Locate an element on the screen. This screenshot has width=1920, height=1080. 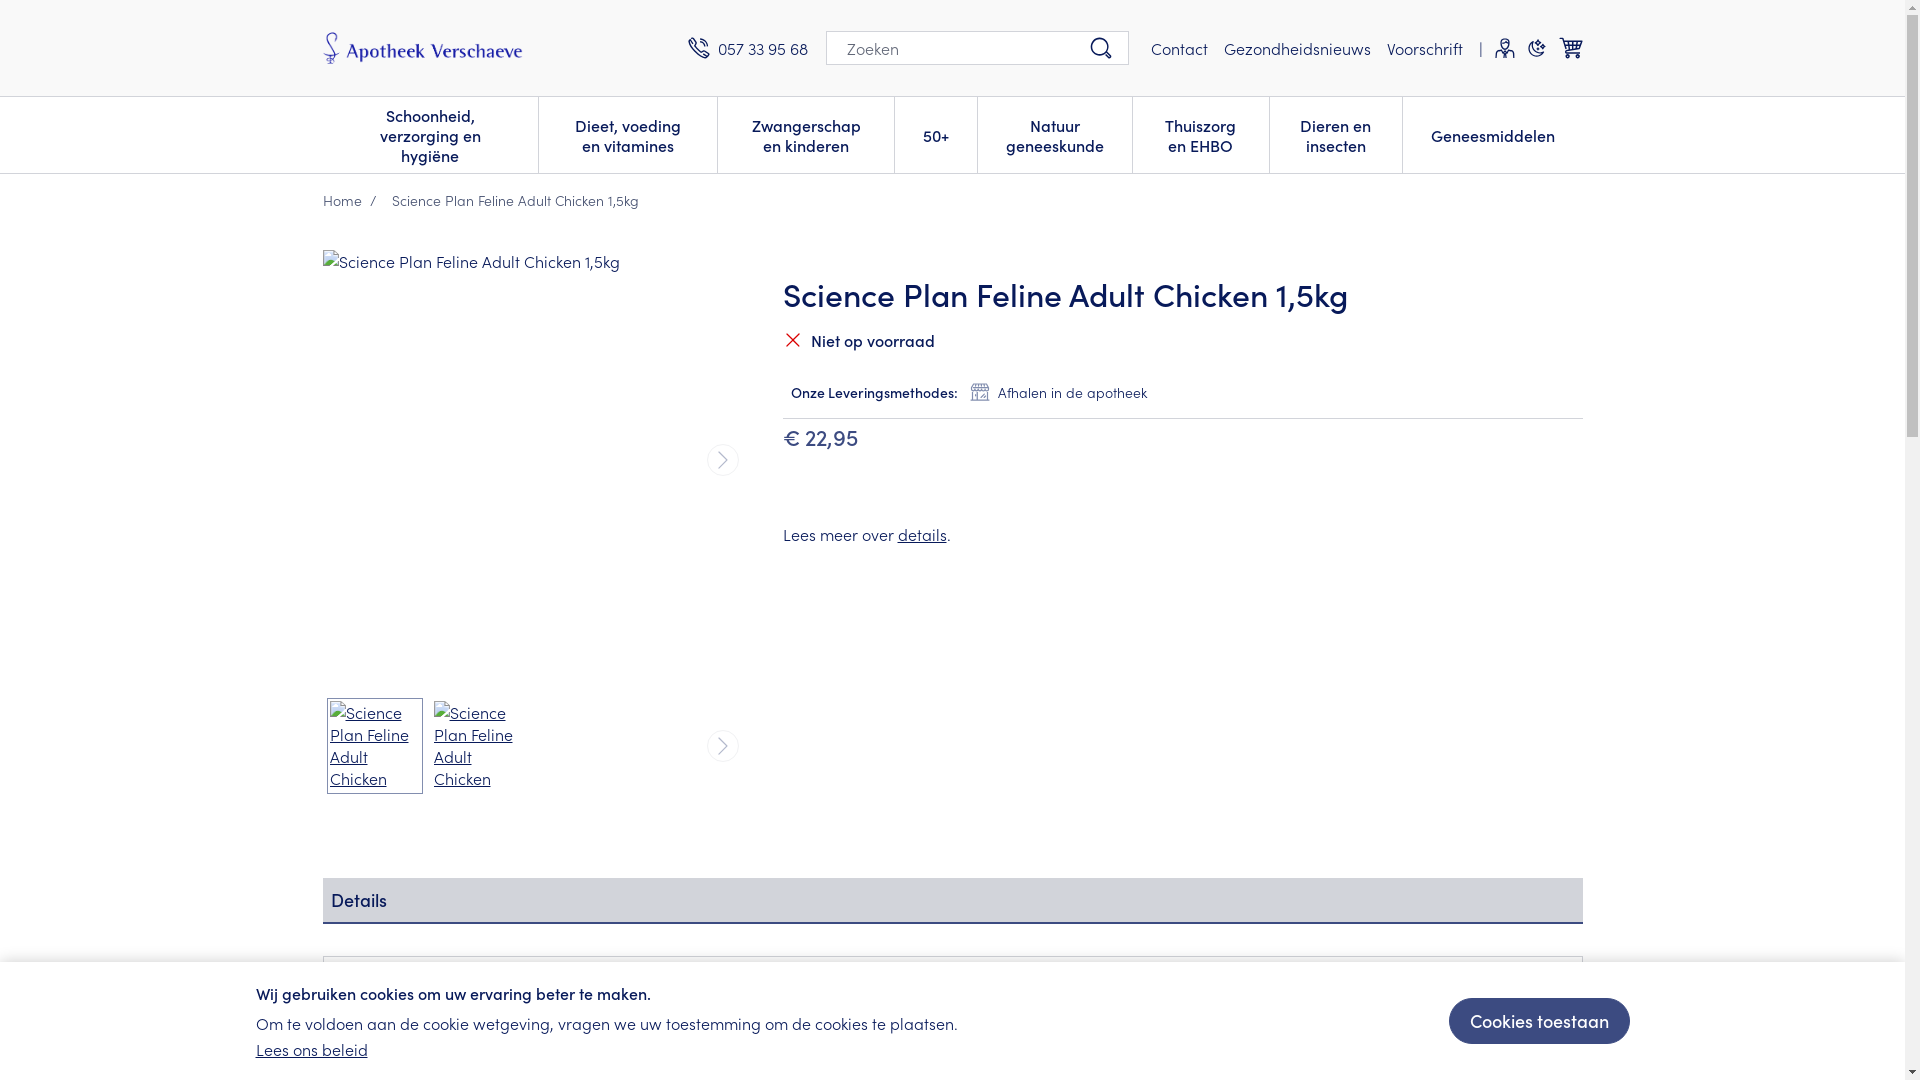
'Cookies toestaan' is located at coordinates (1537, 1021).